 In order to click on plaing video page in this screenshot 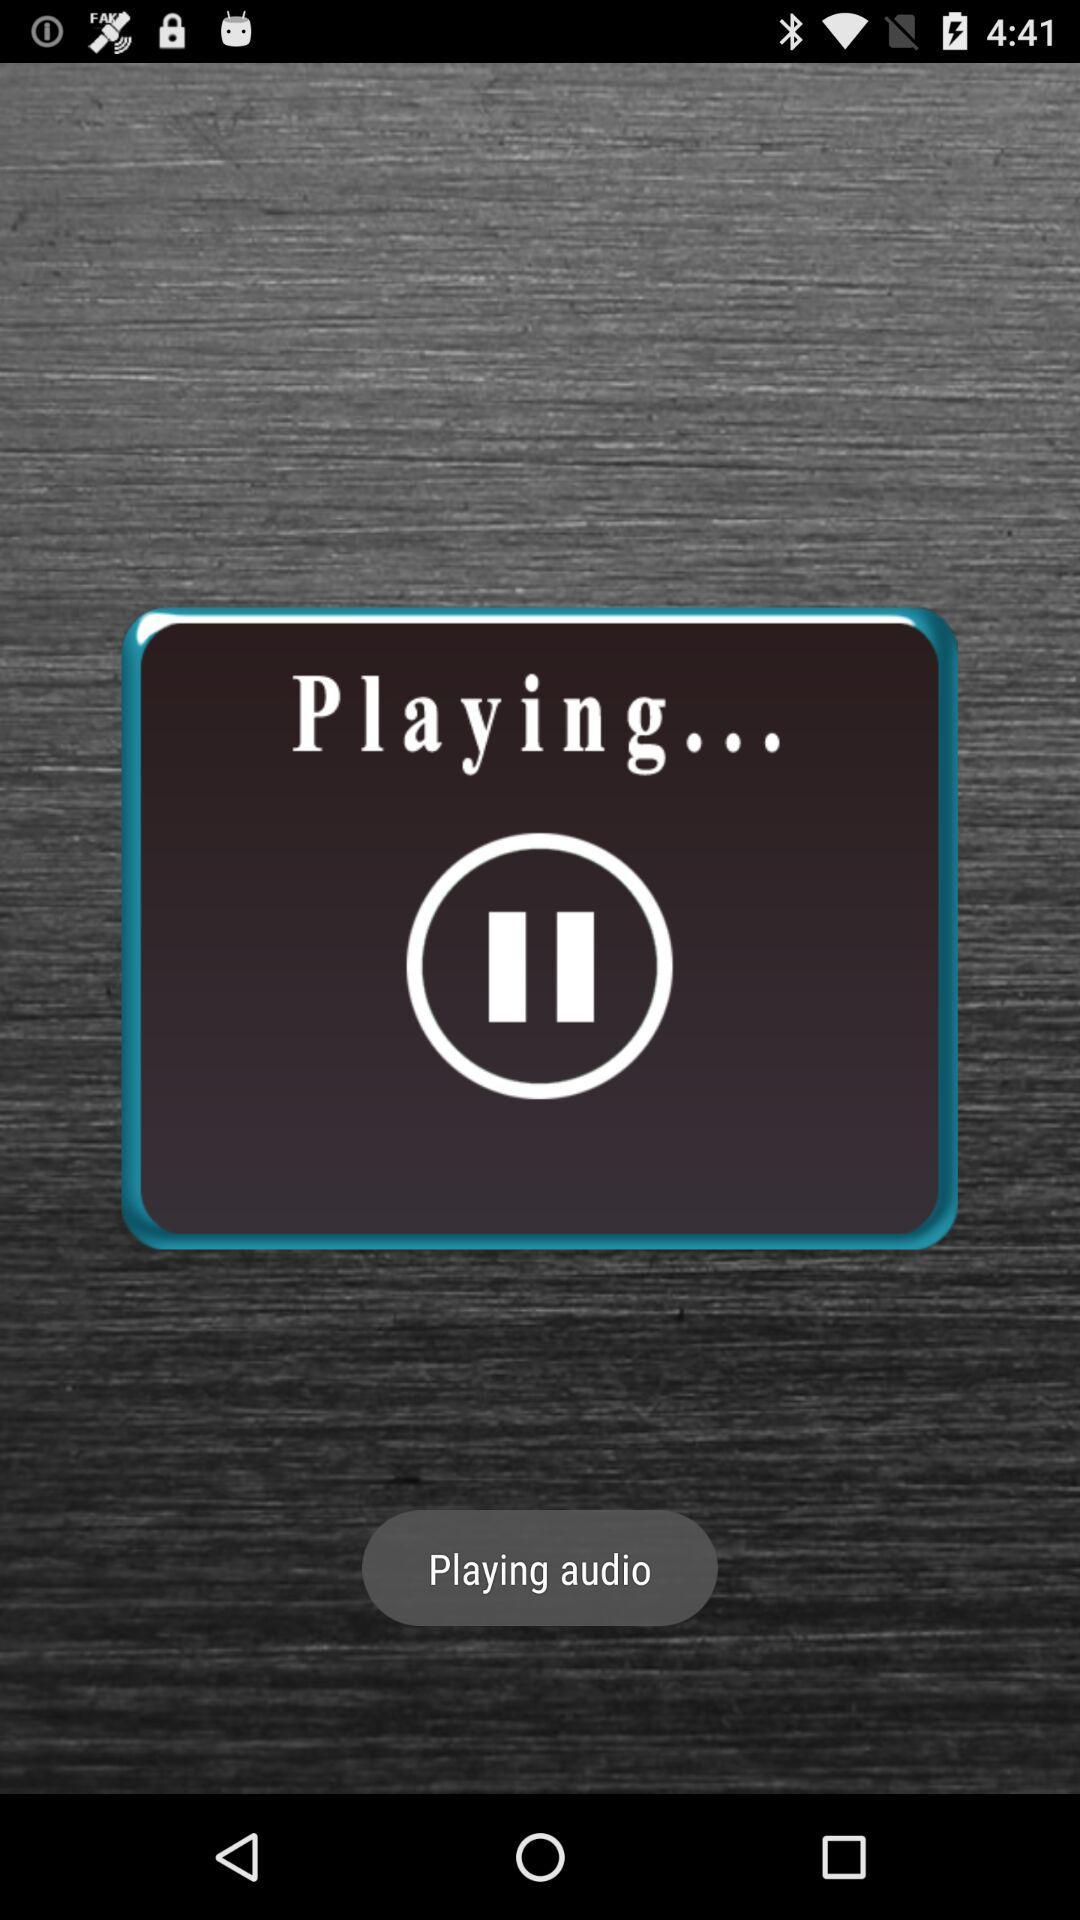, I will do `click(538, 927)`.